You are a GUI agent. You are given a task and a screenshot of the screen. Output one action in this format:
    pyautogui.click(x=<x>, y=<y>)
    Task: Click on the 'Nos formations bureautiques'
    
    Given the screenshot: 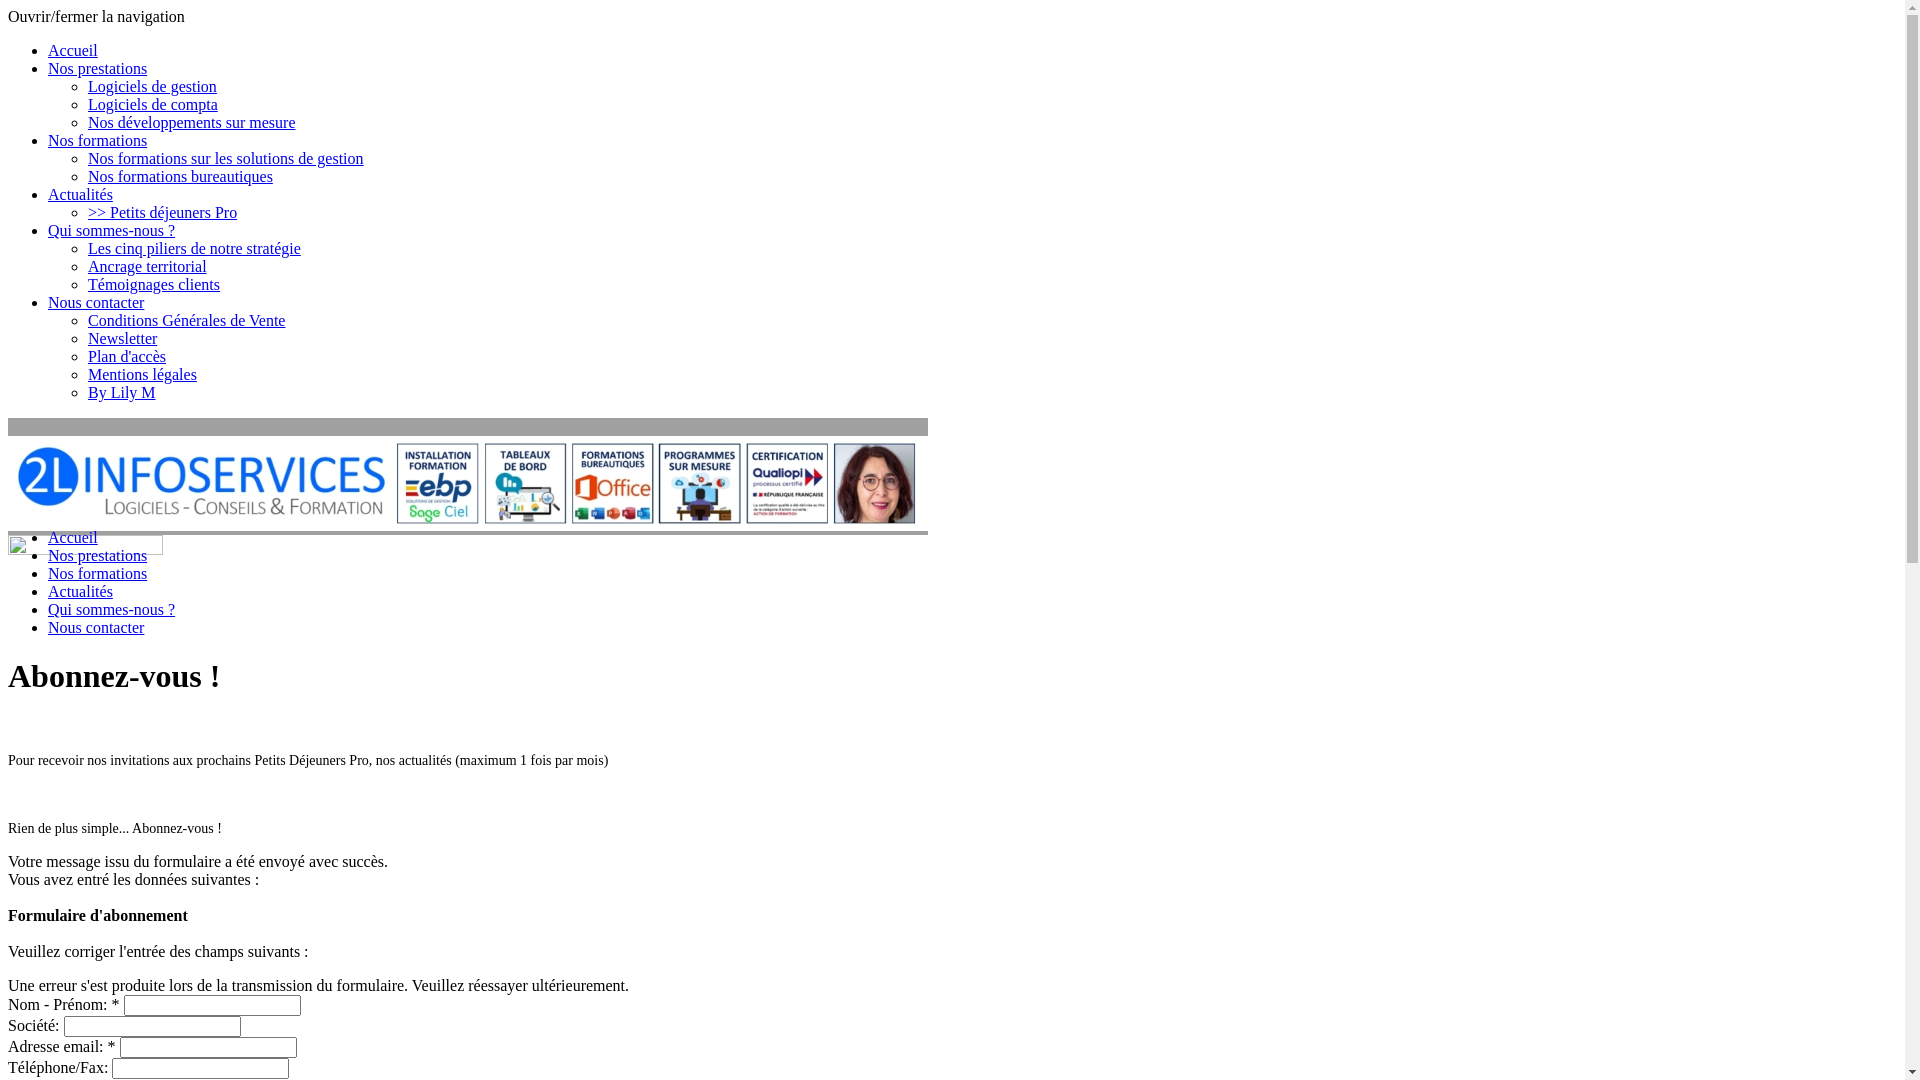 What is the action you would take?
    pyautogui.click(x=180, y=175)
    